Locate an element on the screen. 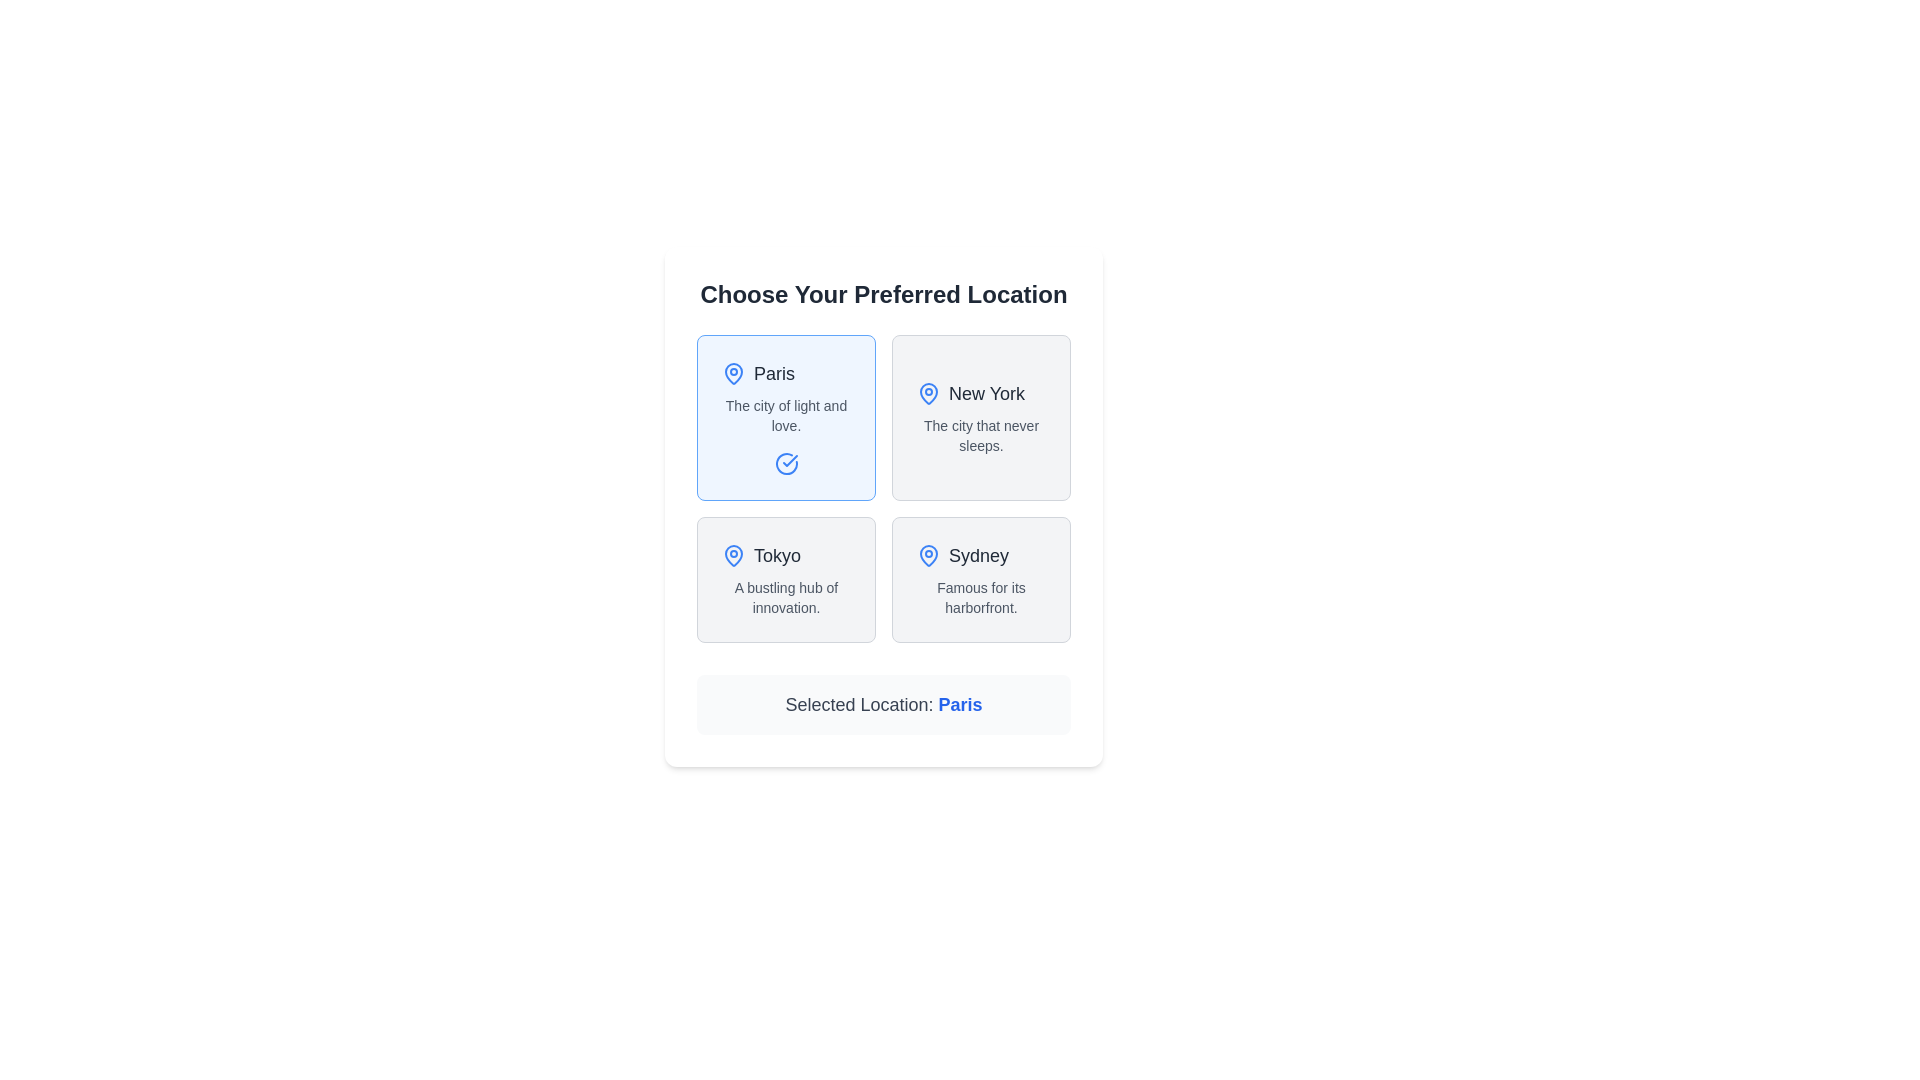  the Icon (location indicator) located to the left of the 'Sydney' label is located at coordinates (928, 555).